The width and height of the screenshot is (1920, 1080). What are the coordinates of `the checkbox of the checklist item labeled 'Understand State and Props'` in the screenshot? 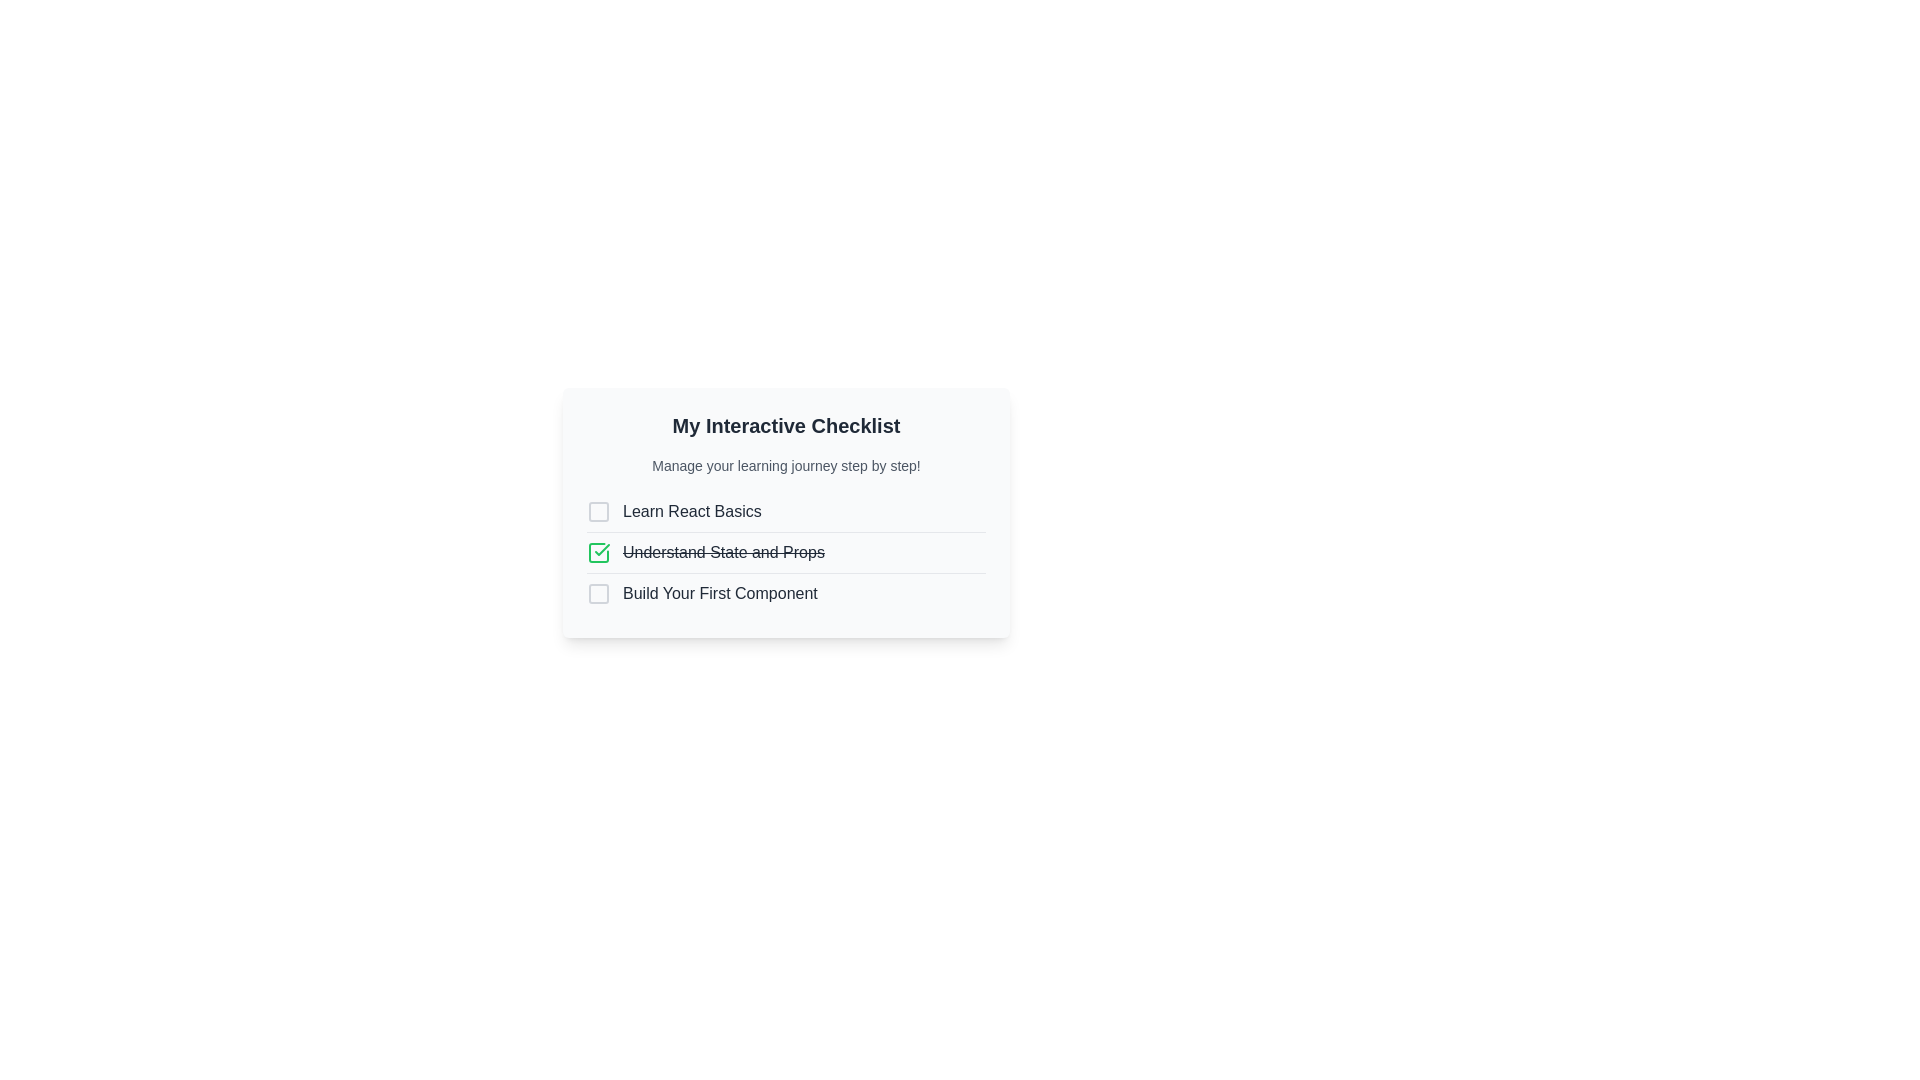 It's located at (785, 542).